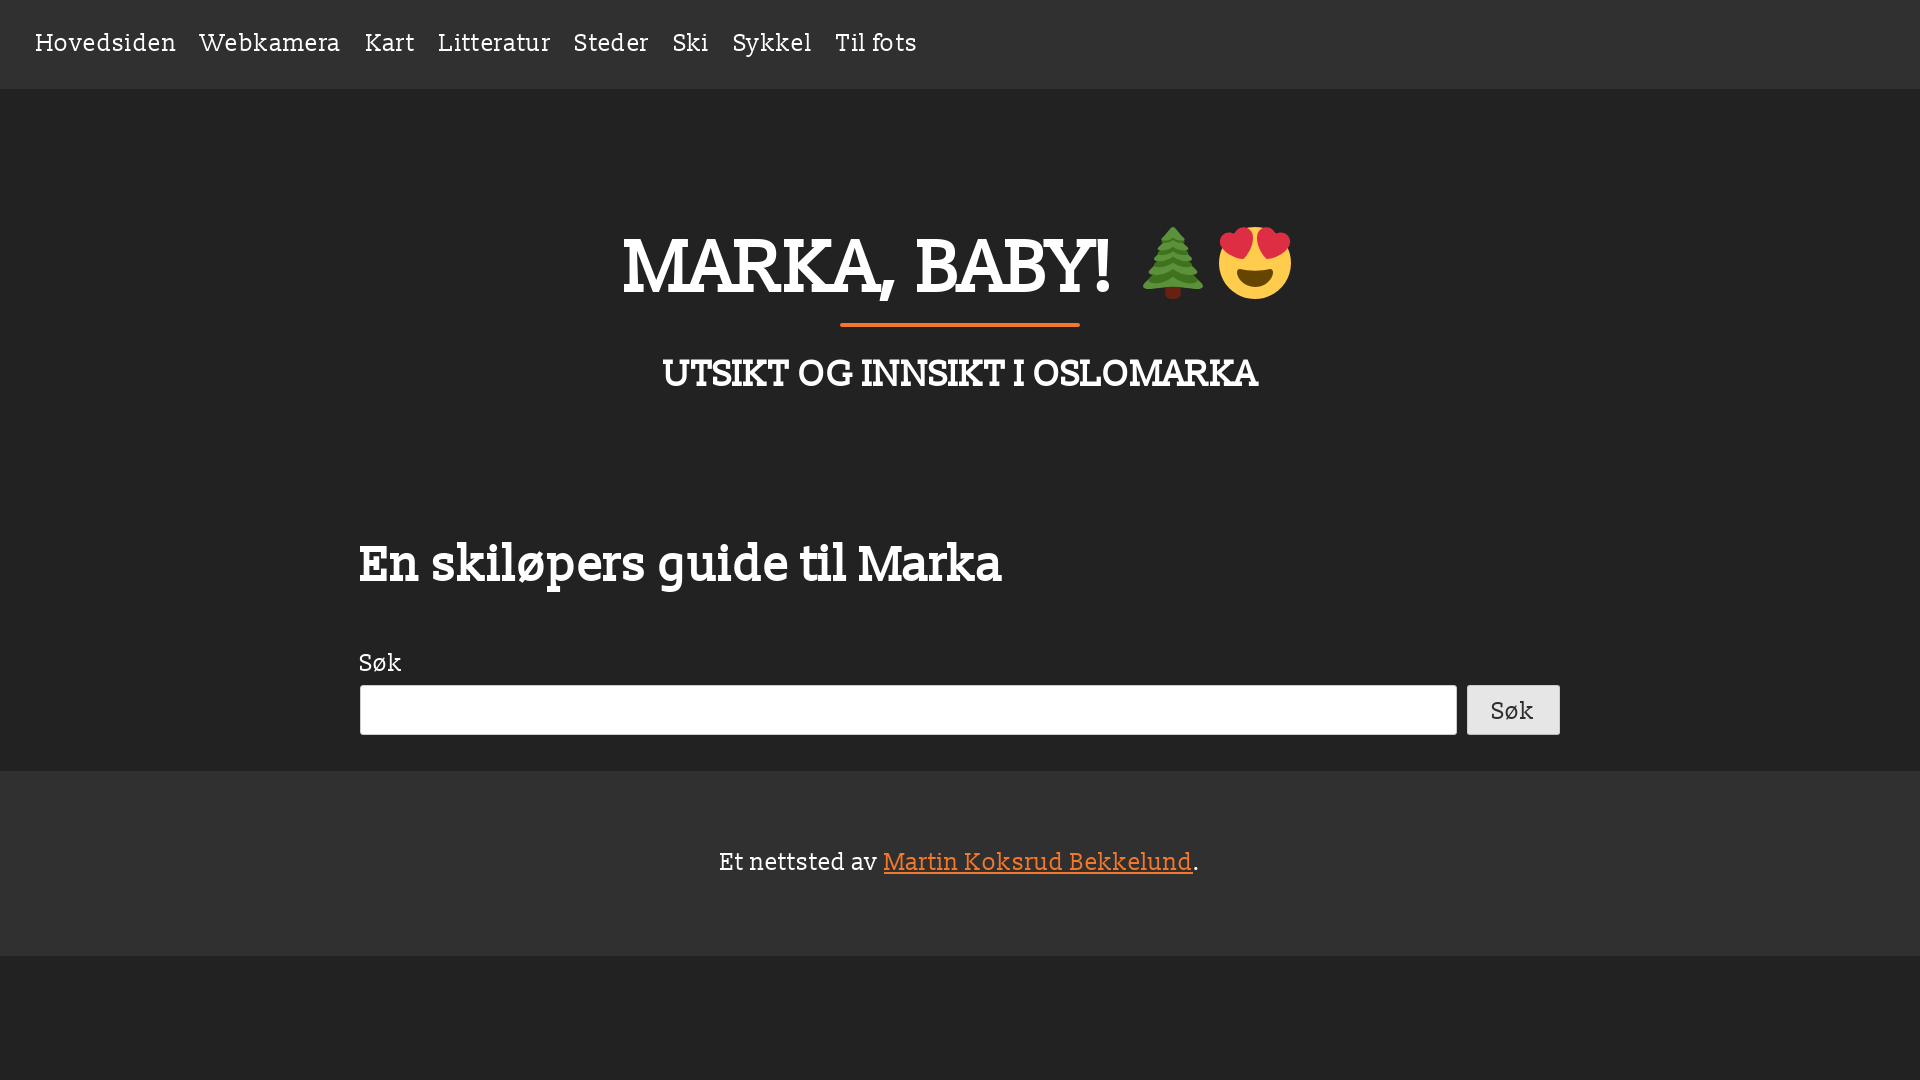 Image resolution: width=1920 pixels, height=1080 pixels. I want to click on 'Steder', so click(610, 43).